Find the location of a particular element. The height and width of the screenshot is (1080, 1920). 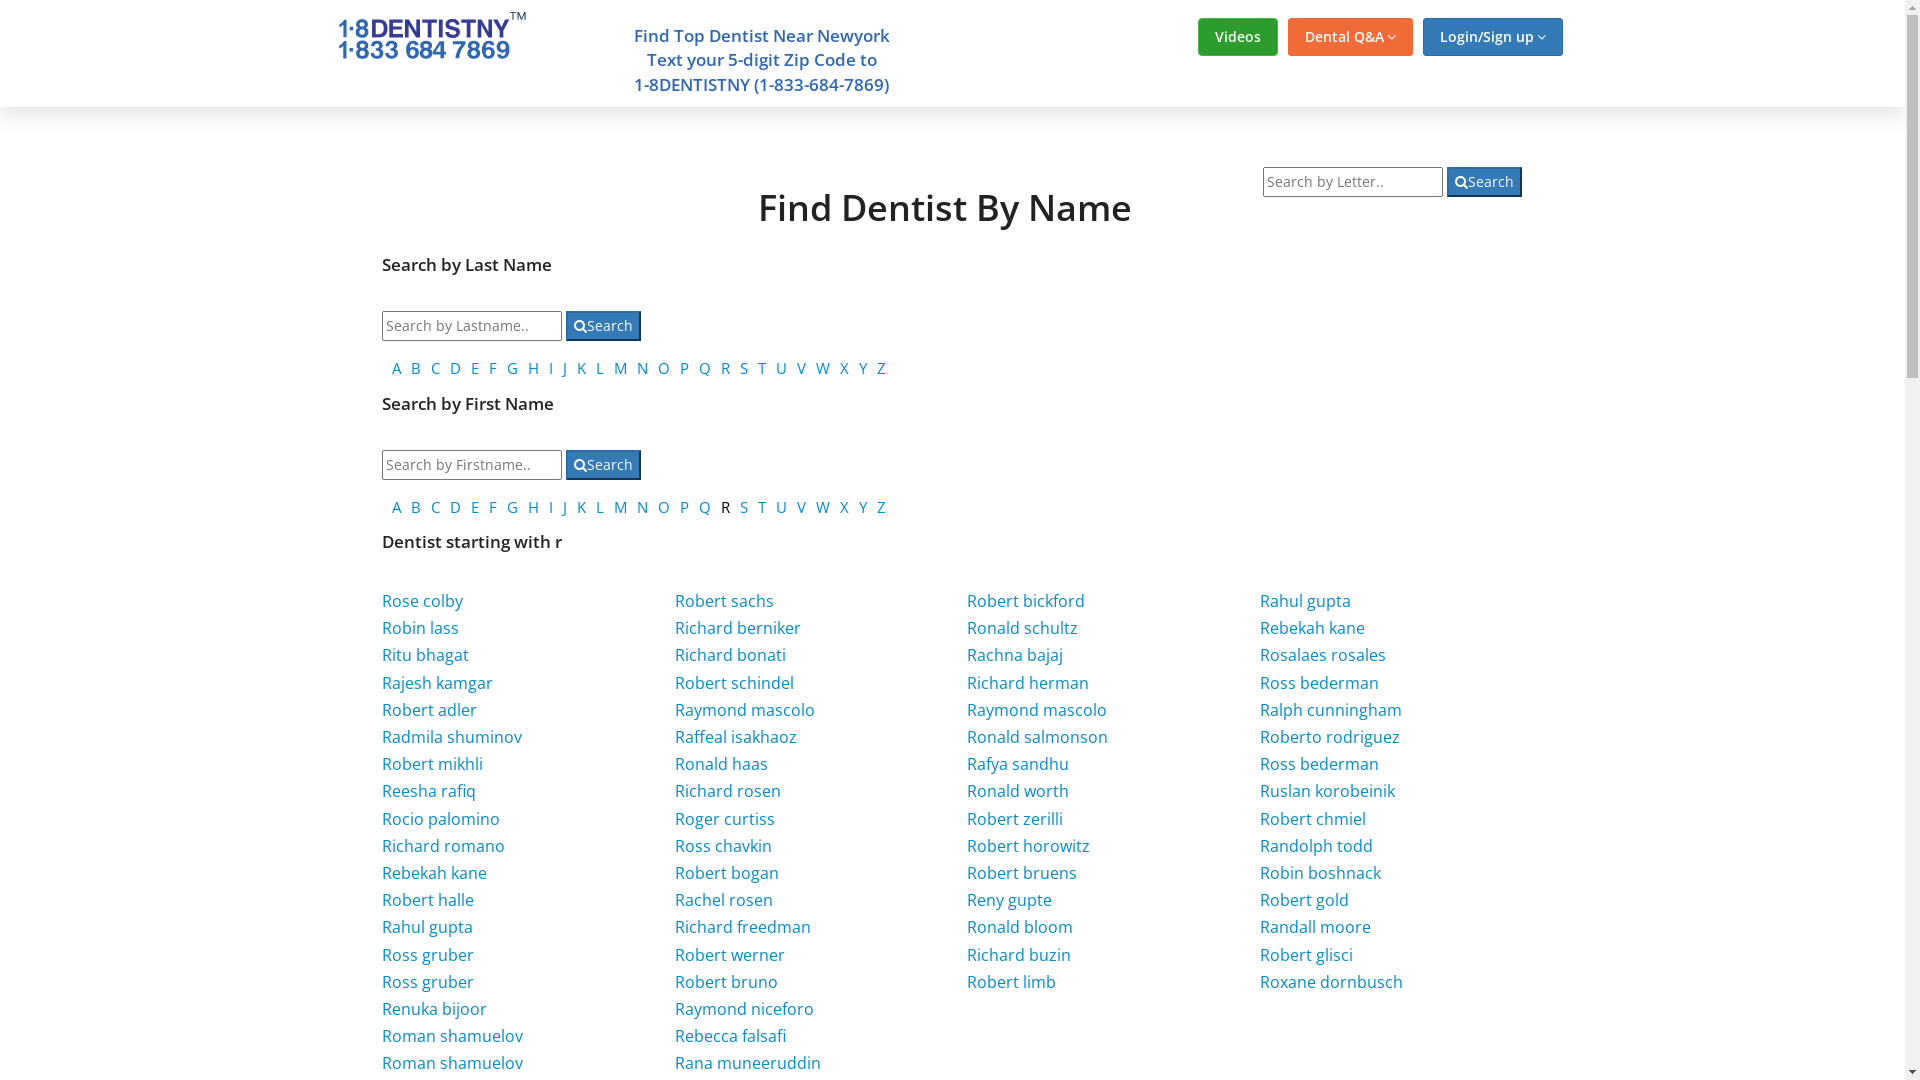

'F' is located at coordinates (493, 505).